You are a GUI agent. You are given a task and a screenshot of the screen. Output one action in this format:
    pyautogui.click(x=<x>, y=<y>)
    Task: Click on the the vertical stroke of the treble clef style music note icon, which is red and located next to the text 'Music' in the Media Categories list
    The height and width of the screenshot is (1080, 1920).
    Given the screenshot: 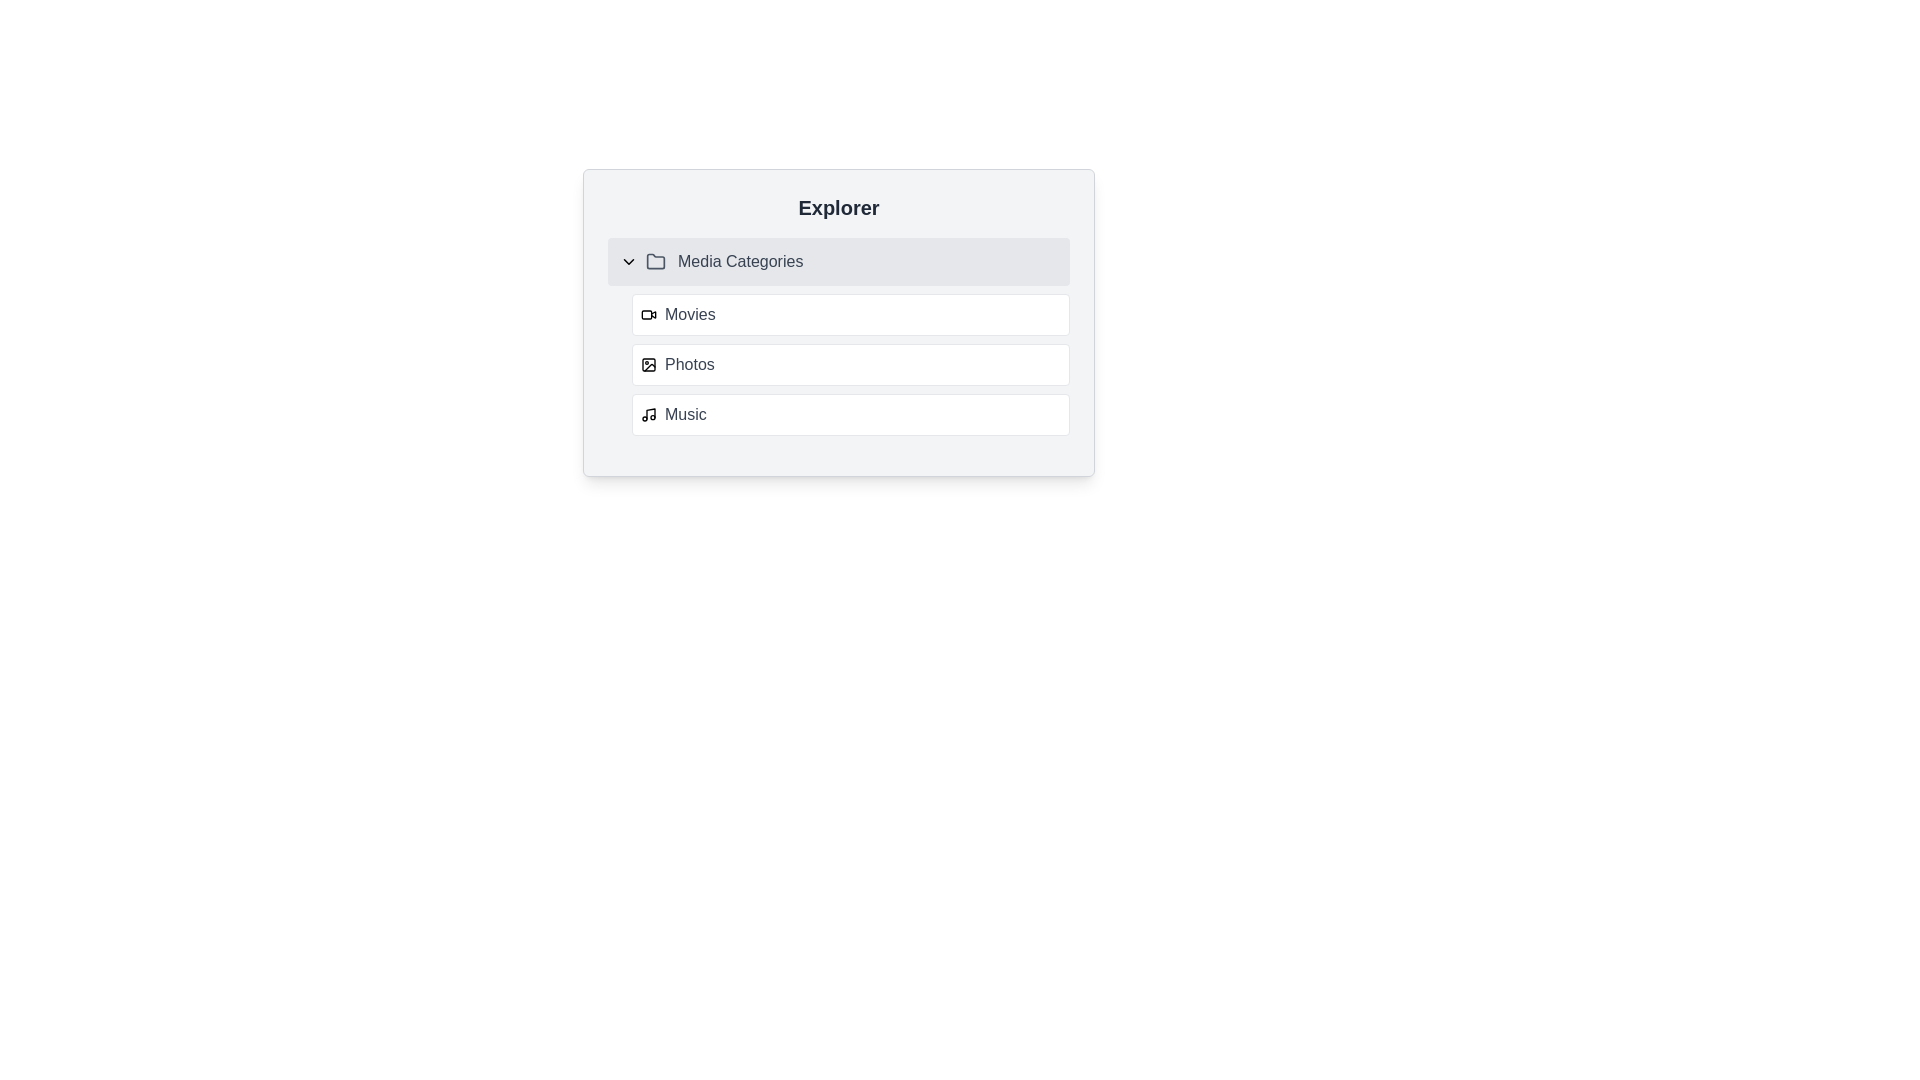 What is the action you would take?
    pyautogui.click(x=651, y=412)
    